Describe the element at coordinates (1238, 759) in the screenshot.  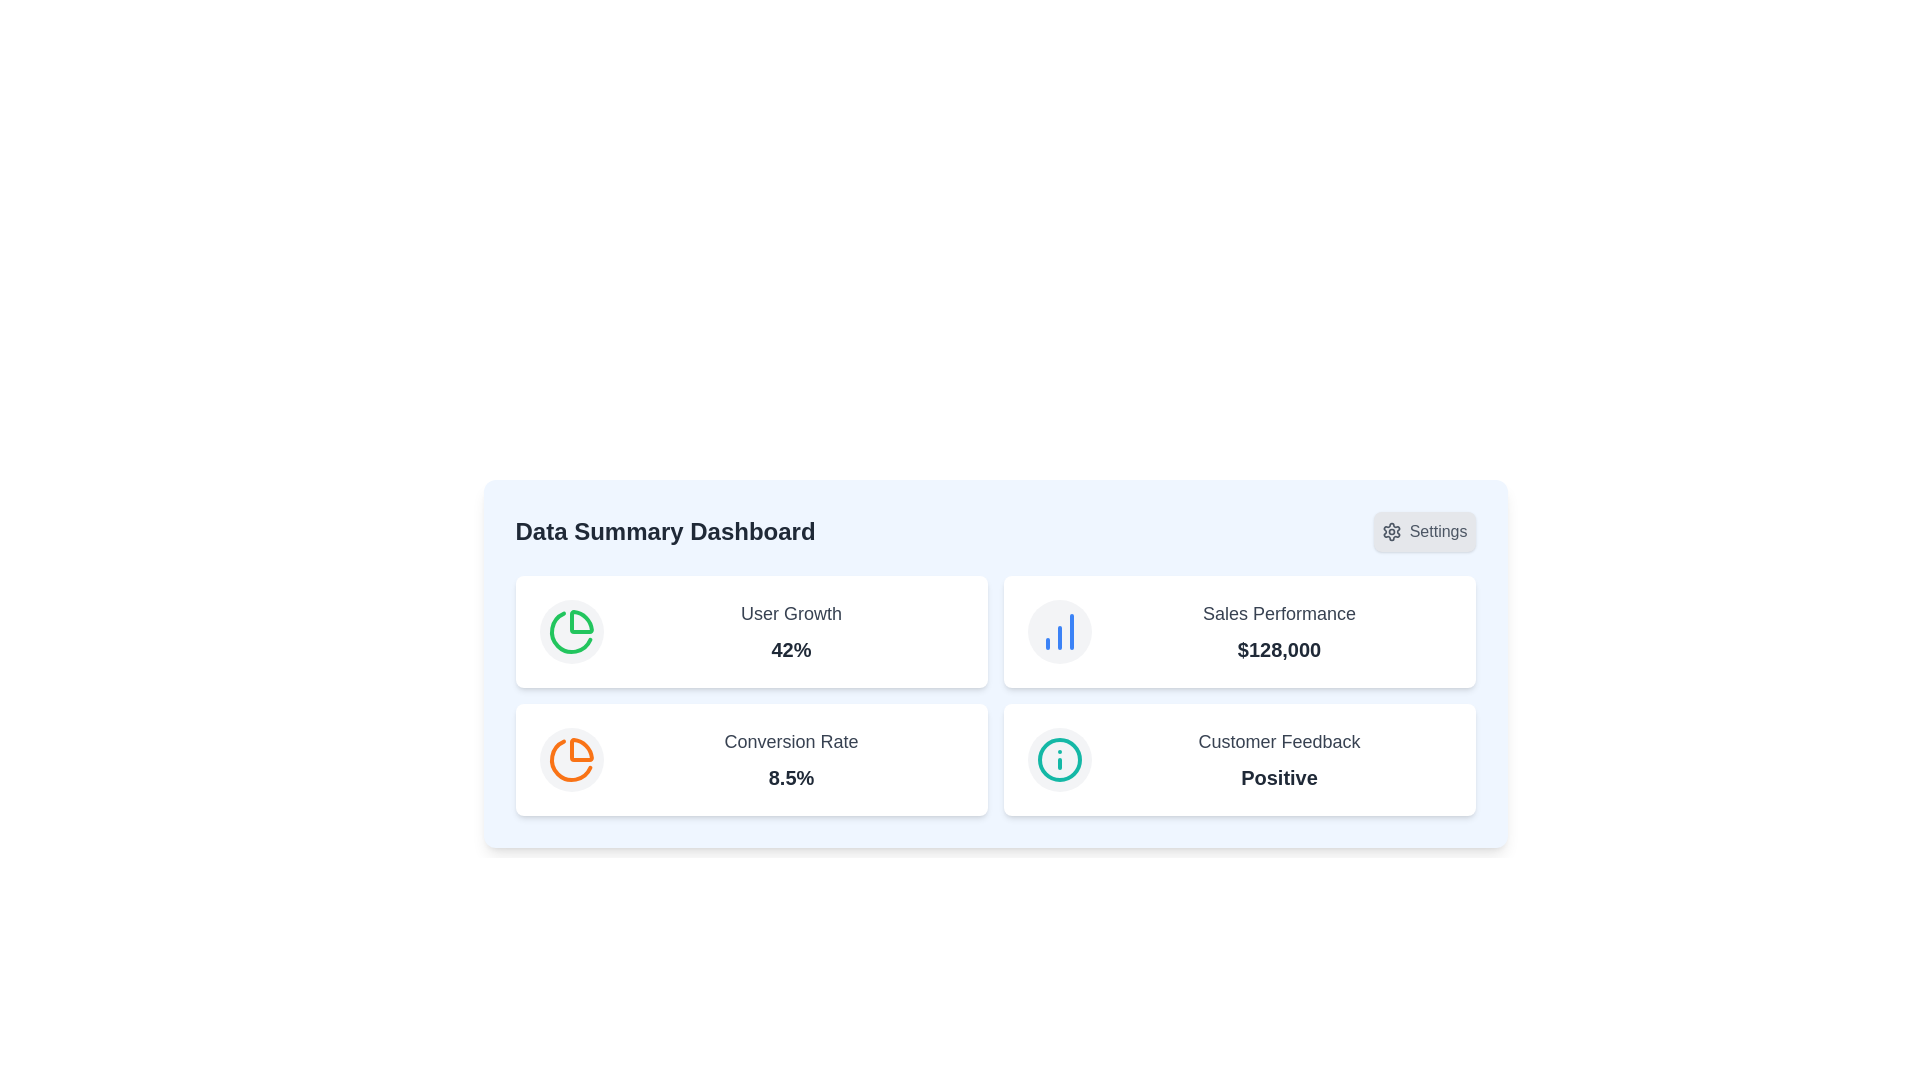
I see `the Informational card displaying 'Customer Feedback' and 'Positive' with a teal circular icon, located in the bottom-right corner of the 2x2 grid on the 'Data Summary Dashboard'` at that location.